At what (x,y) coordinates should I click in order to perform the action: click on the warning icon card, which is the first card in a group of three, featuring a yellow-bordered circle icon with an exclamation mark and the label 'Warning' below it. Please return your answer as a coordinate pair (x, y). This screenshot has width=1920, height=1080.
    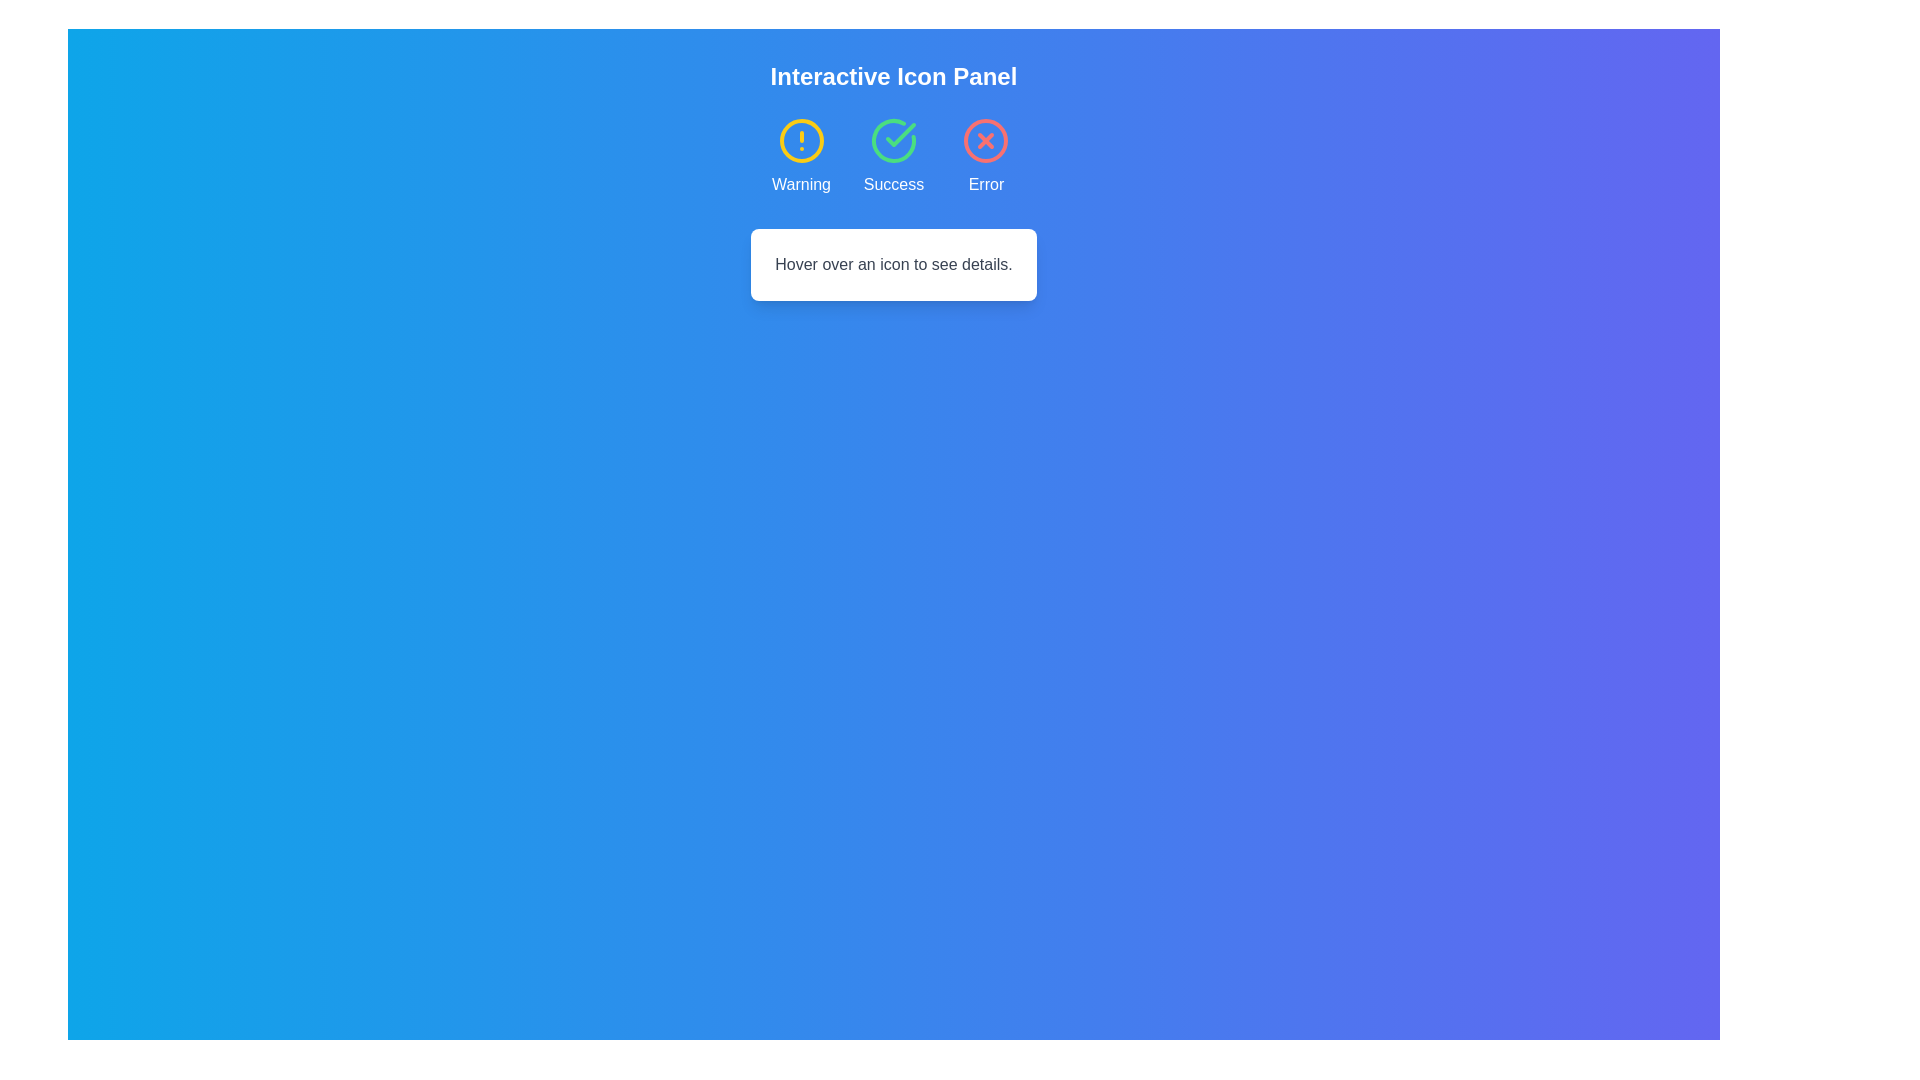
    Looking at the image, I should click on (801, 156).